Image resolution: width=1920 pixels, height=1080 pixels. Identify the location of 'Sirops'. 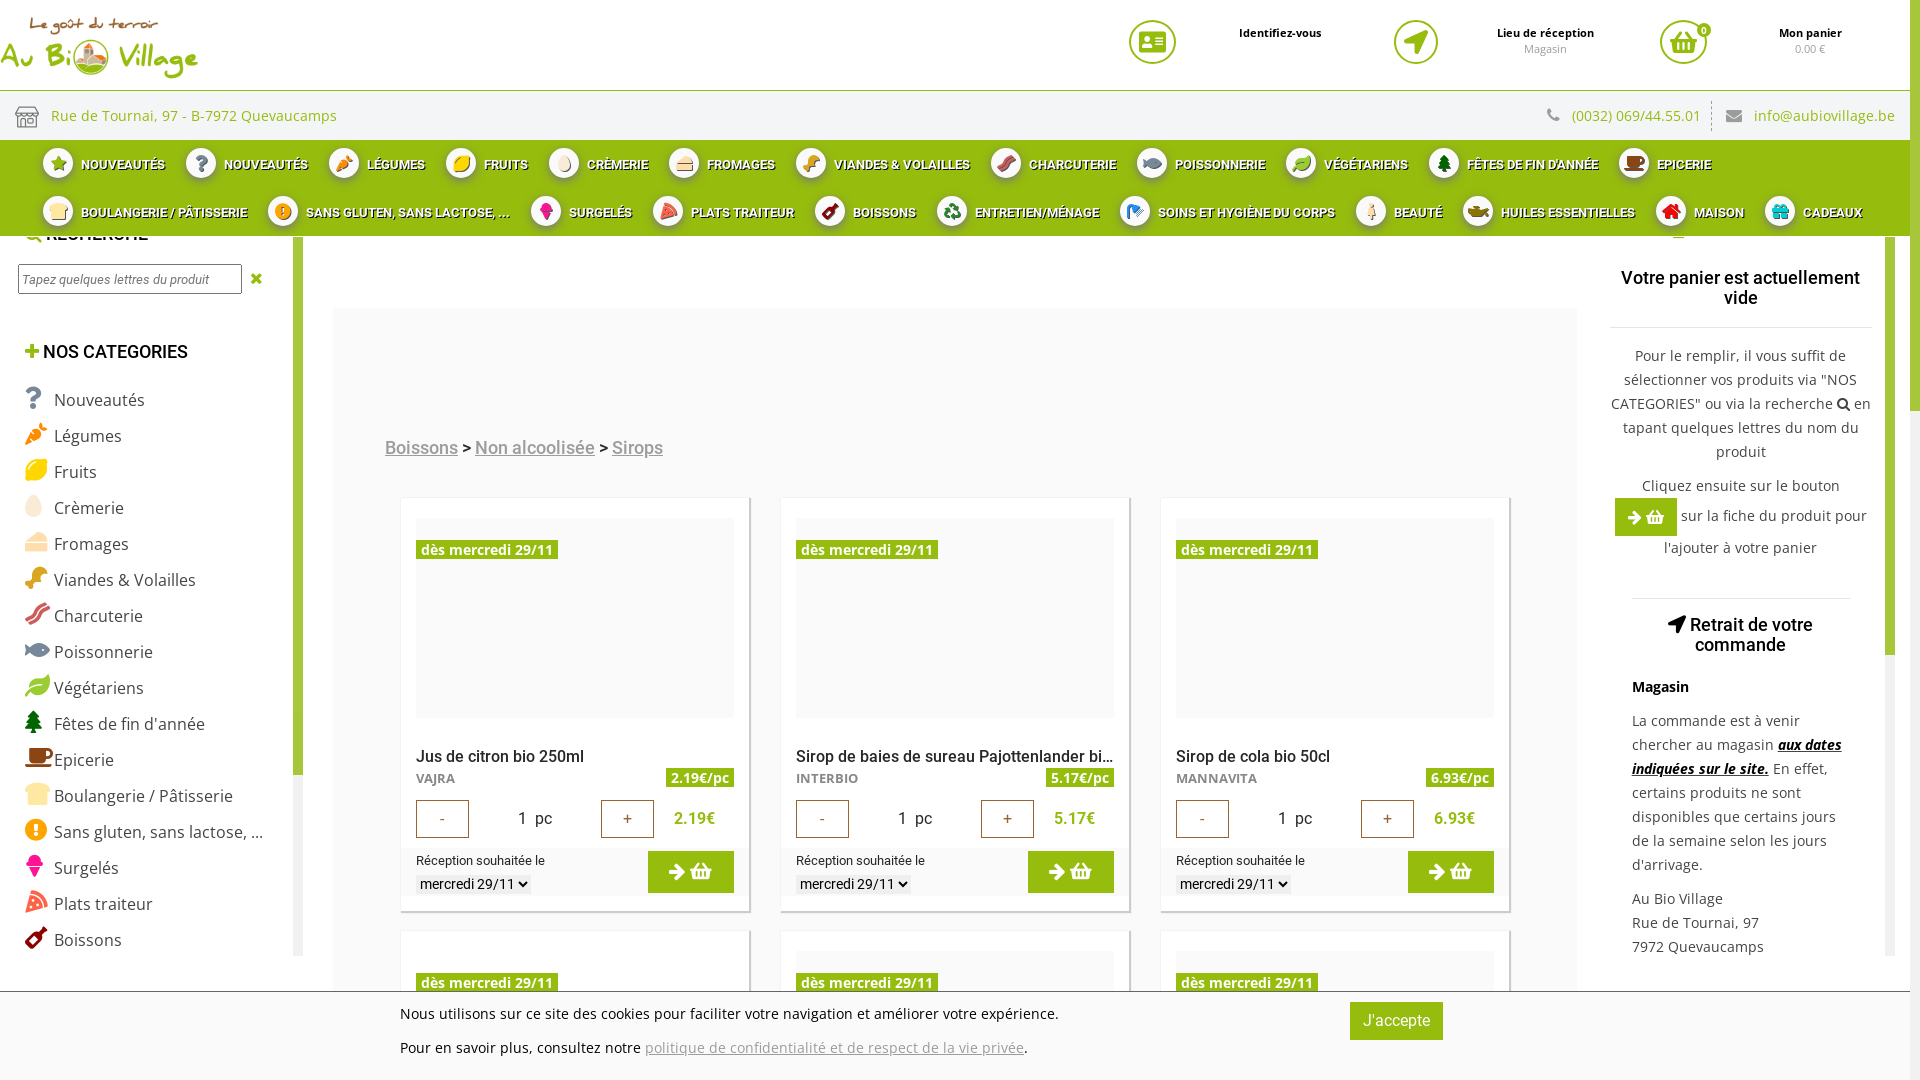
(636, 446).